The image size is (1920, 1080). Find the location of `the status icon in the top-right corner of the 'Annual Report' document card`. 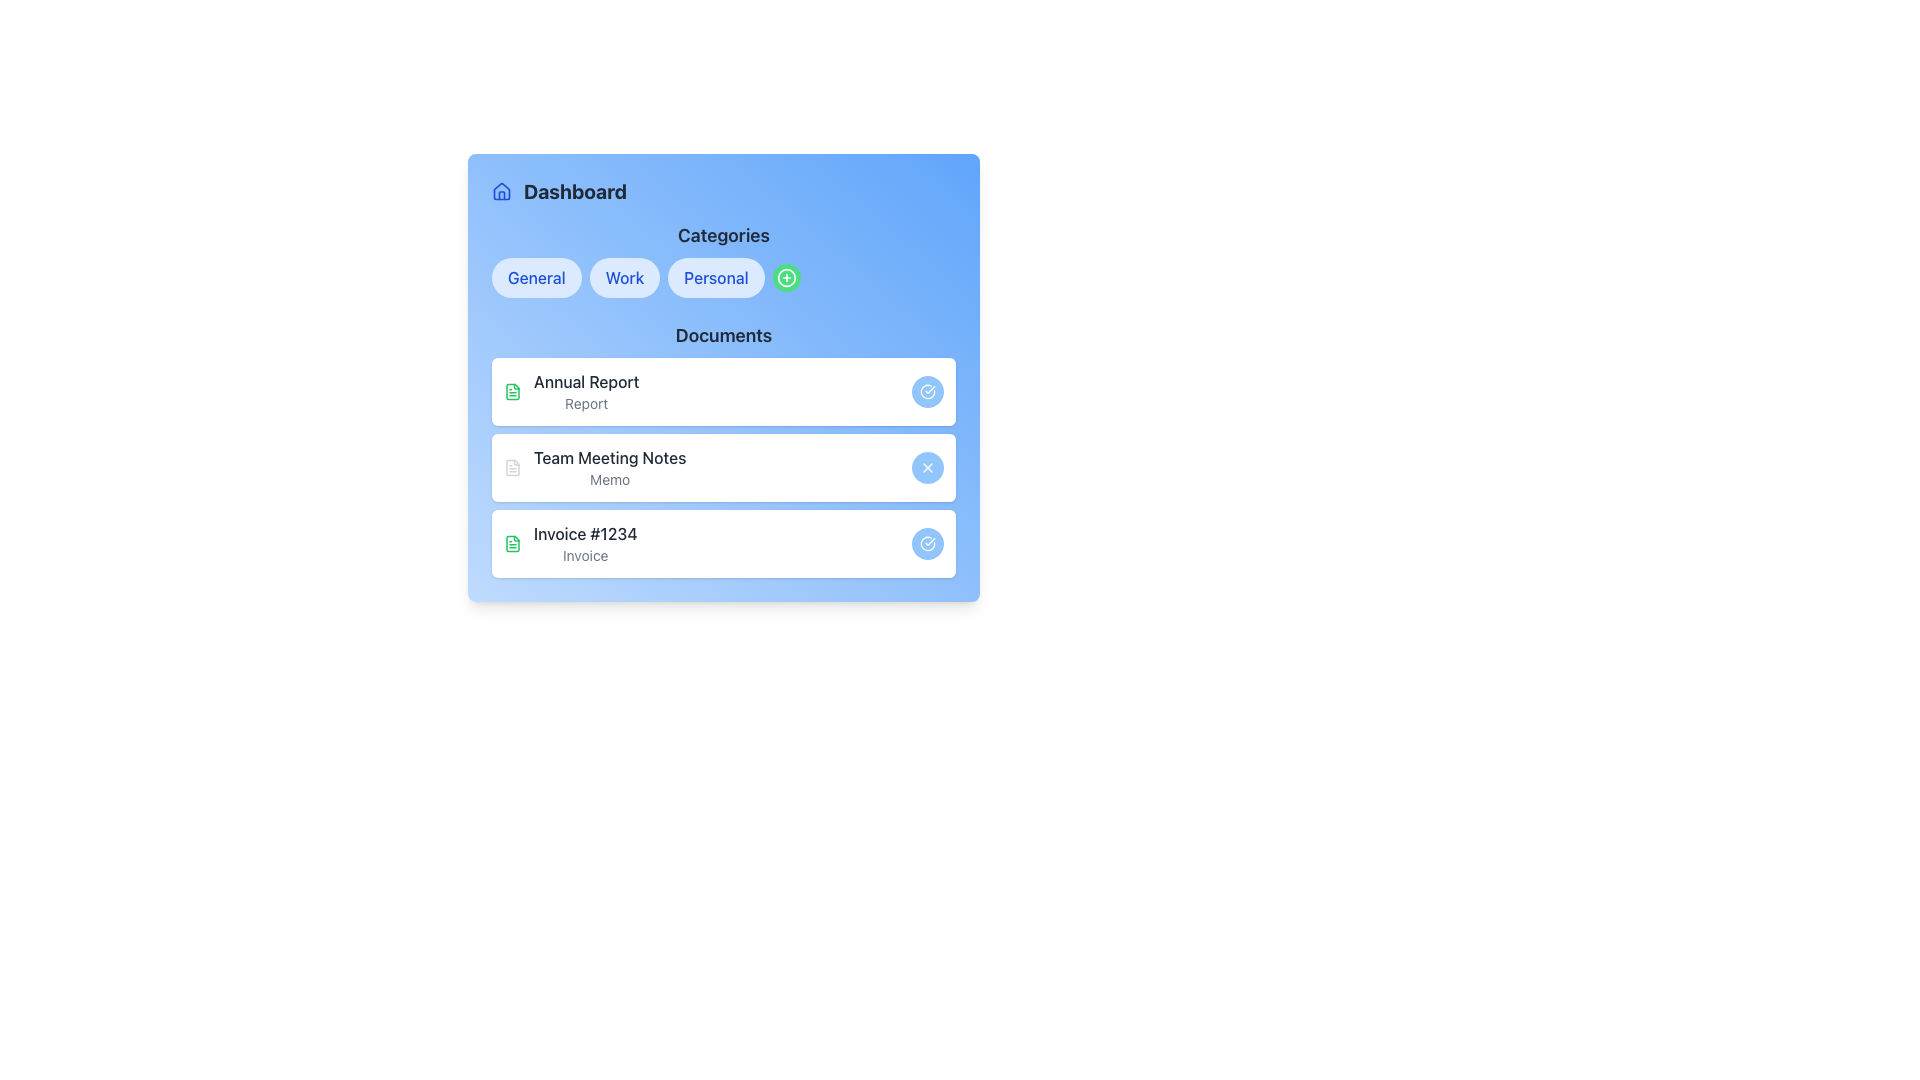

the status icon in the top-right corner of the 'Annual Report' document card is located at coordinates (926, 392).